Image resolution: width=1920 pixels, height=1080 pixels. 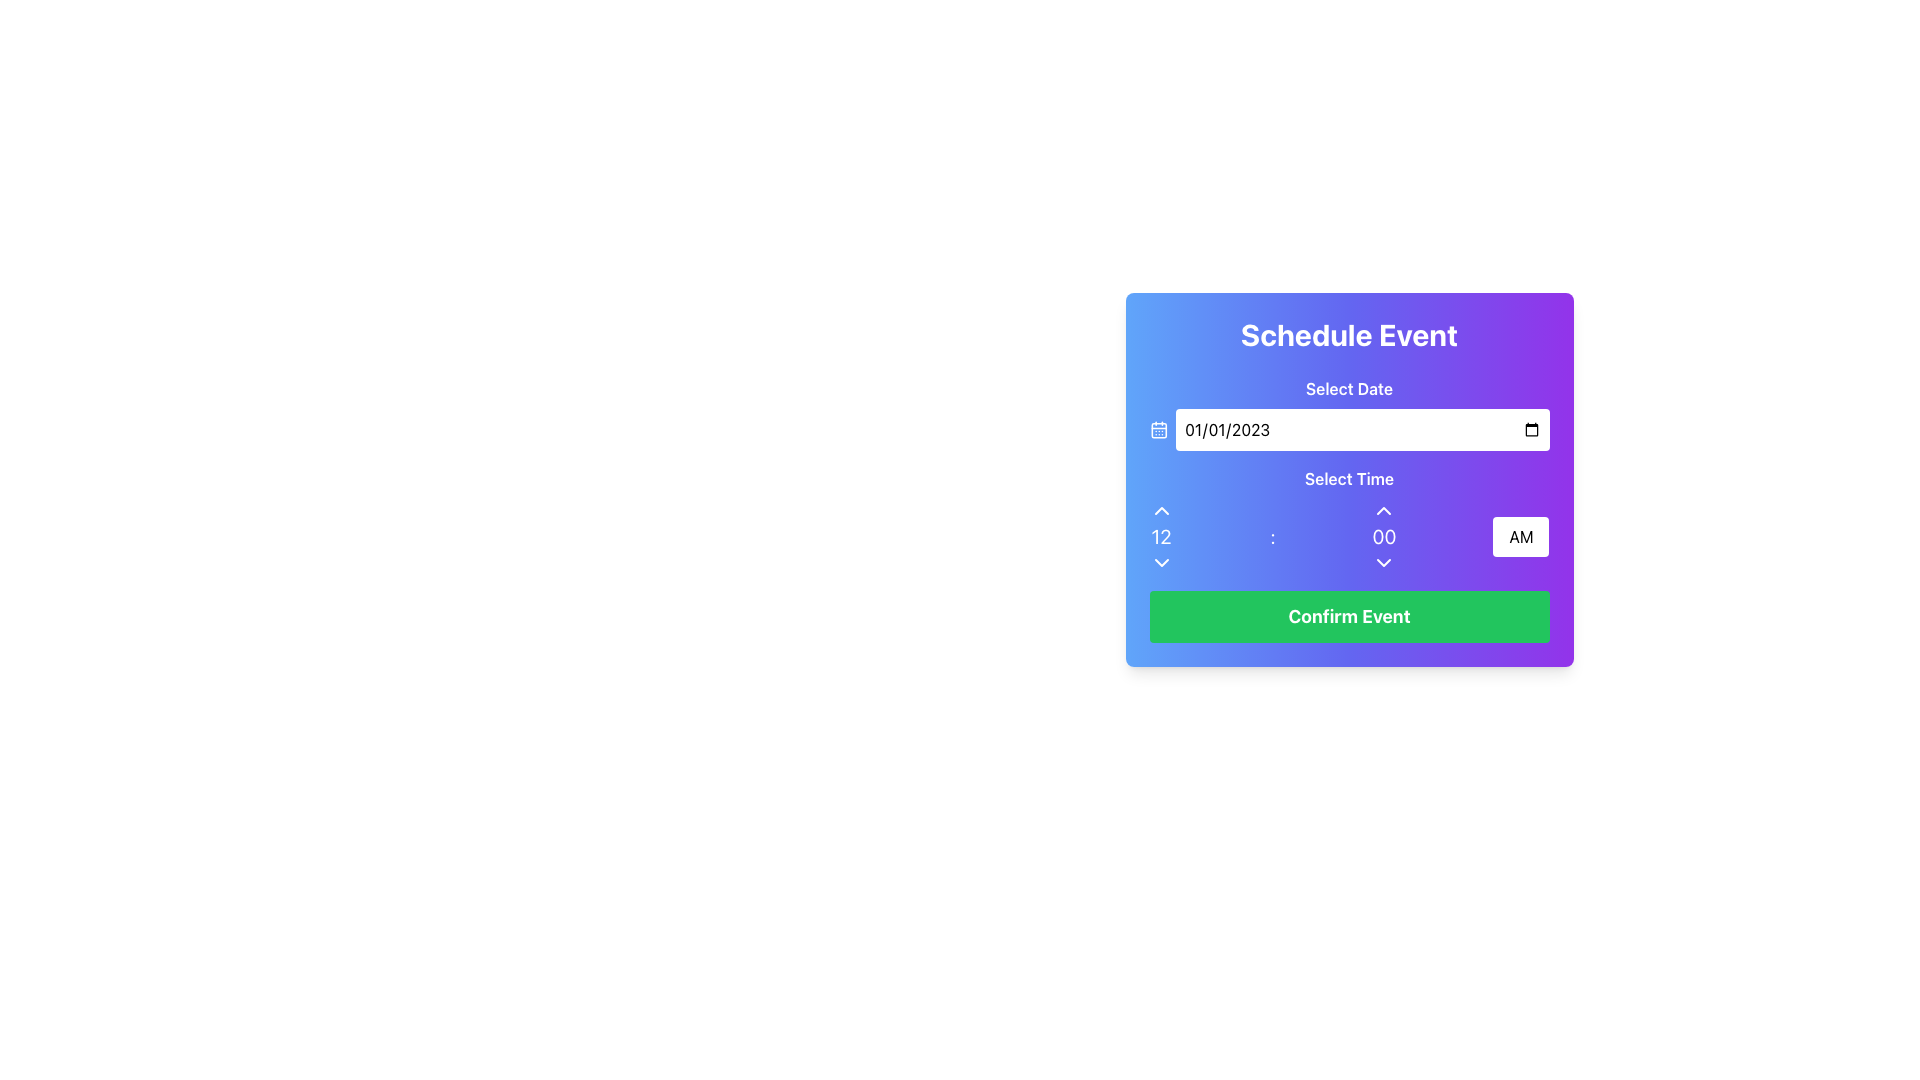 What do you see at coordinates (1161, 563) in the screenshot?
I see `the button located below the numerical value '12'` at bounding box center [1161, 563].